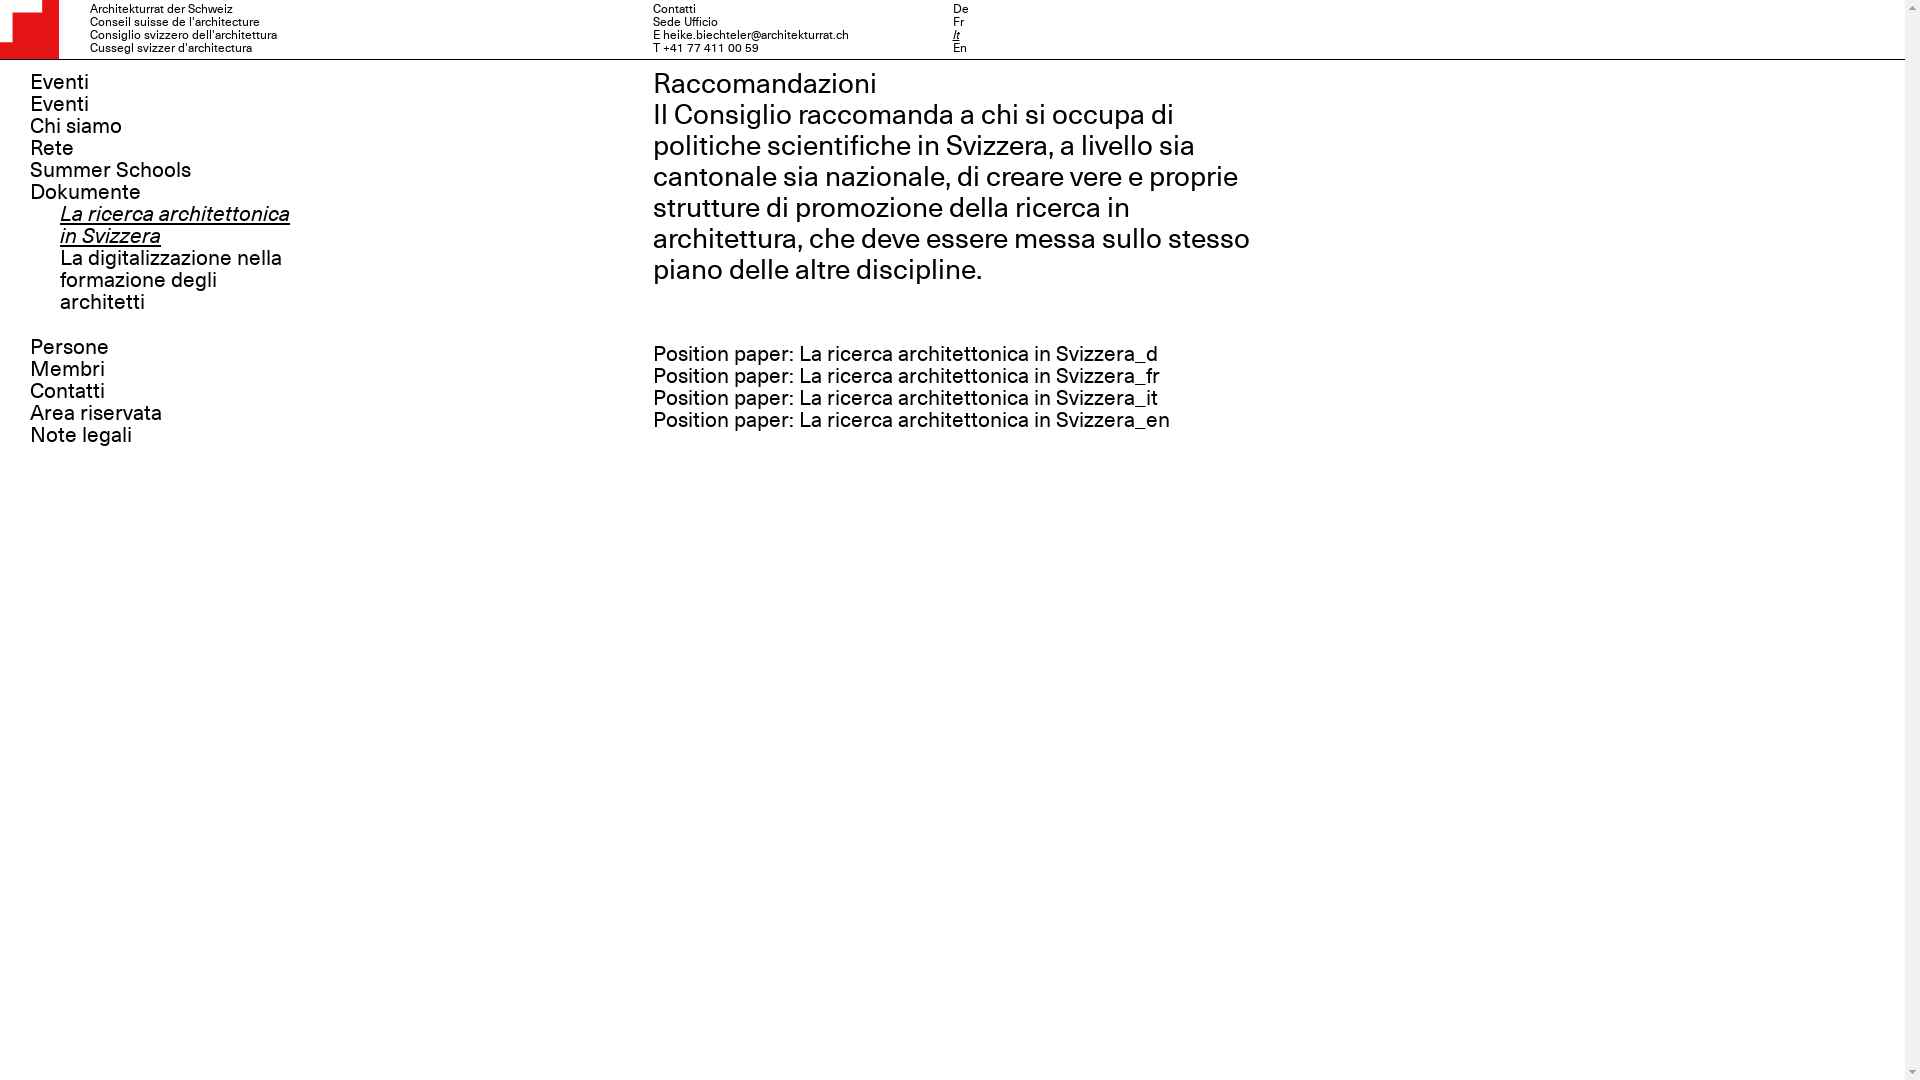 This screenshot has width=1920, height=1080. I want to click on 'Position paper: La ricerca architettonica in Svizzera_fr', so click(904, 375).